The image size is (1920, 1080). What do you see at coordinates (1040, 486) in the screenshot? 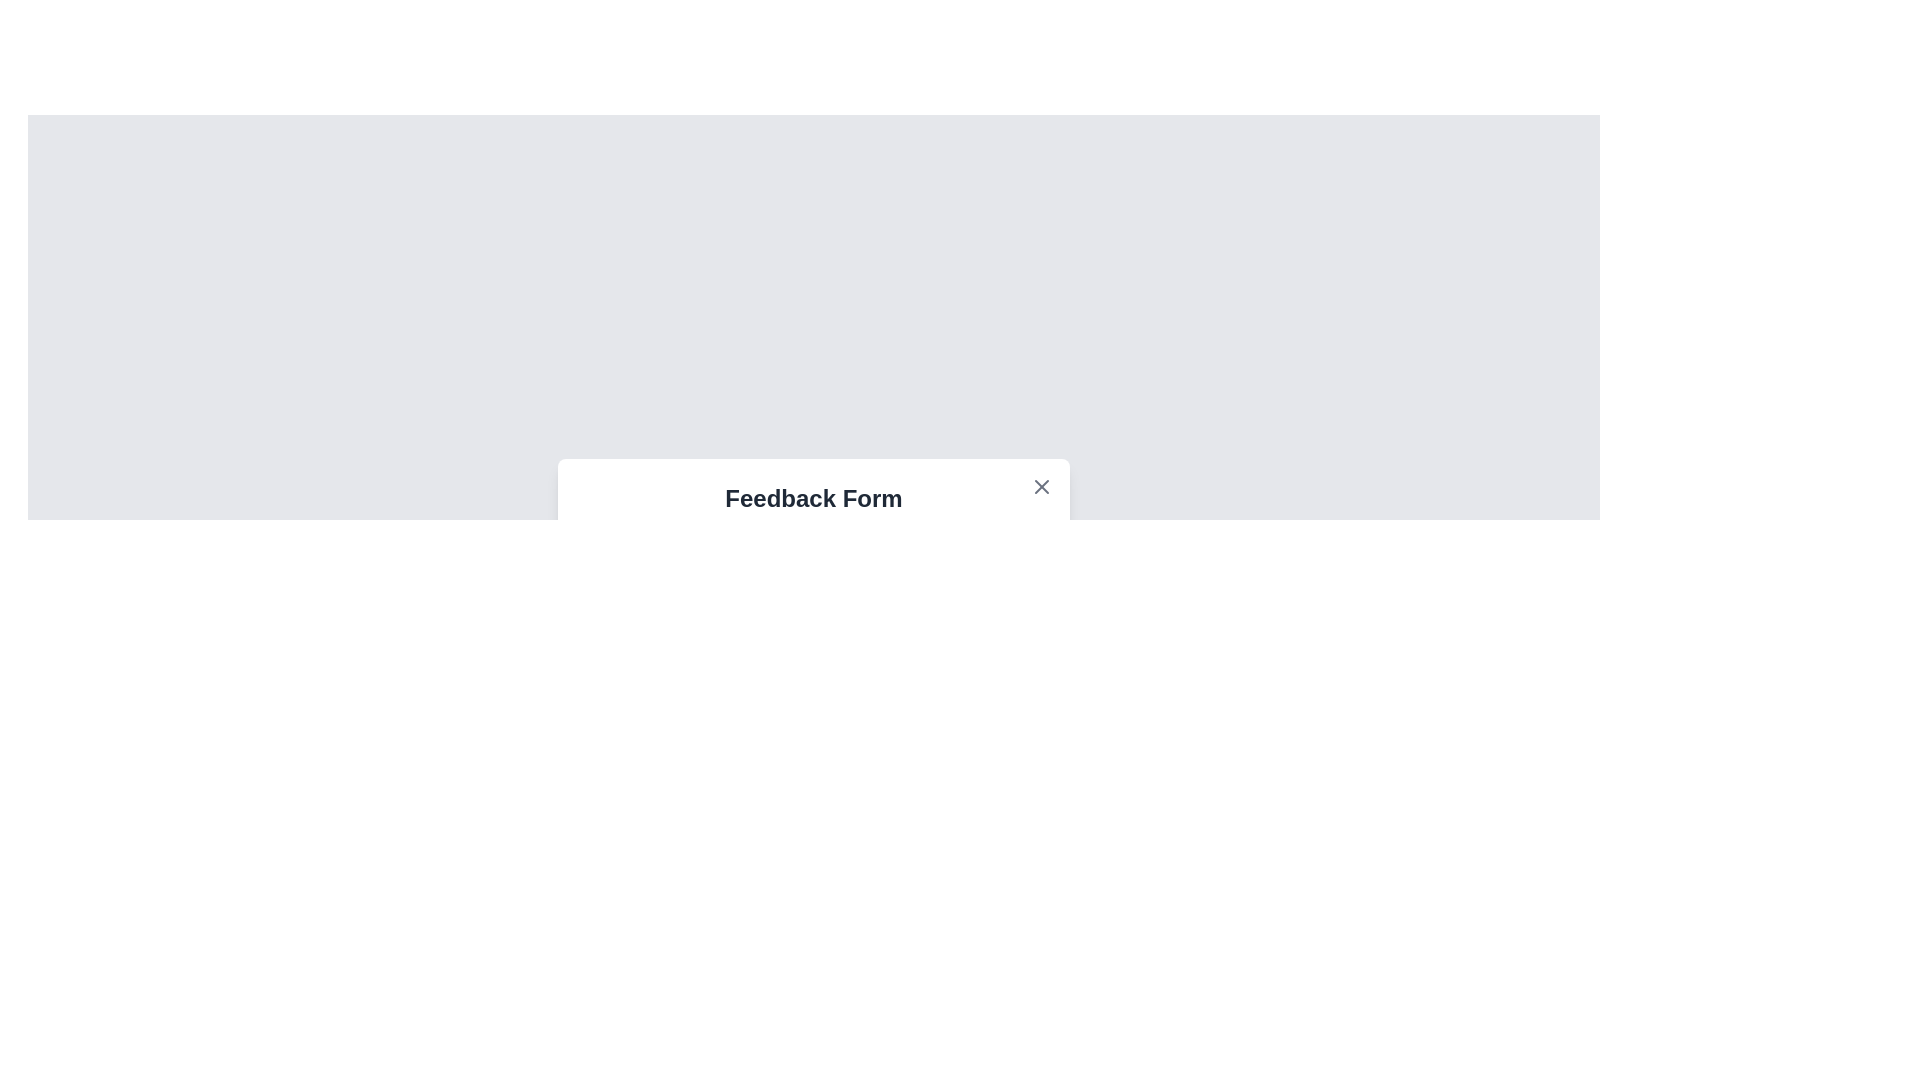
I see `the close button located at the top-right corner of the 'Feedback Form' modal` at bounding box center [1040, 486].